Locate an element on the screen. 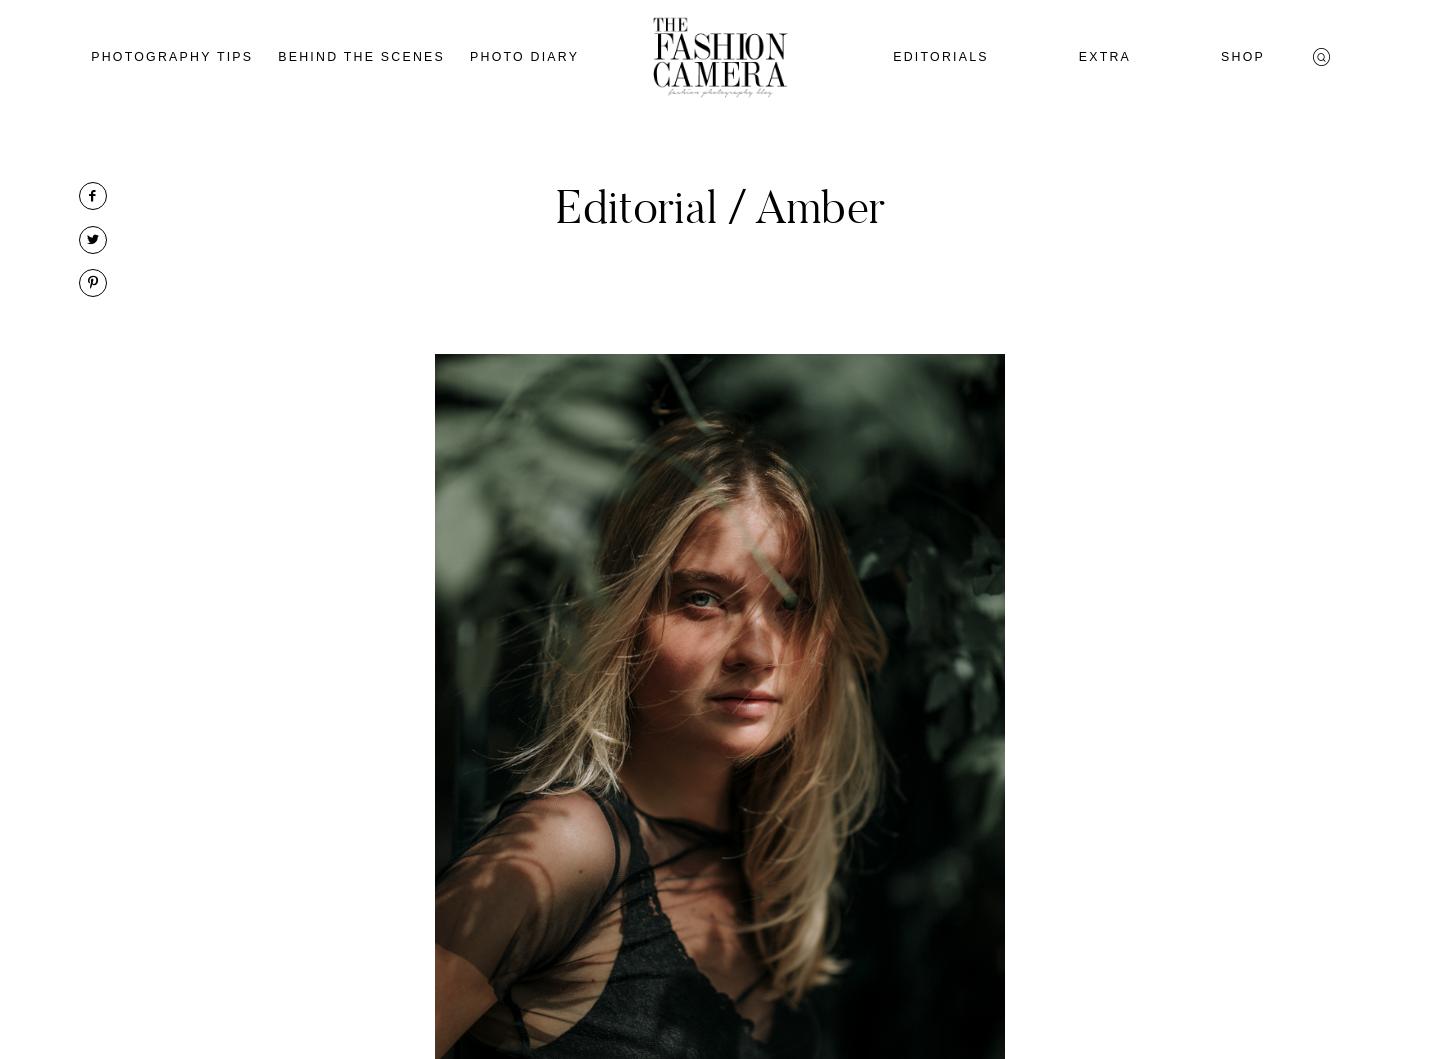 The image size is (1440, 1059). 'Checkout' is located at coordinates (1255, 273).